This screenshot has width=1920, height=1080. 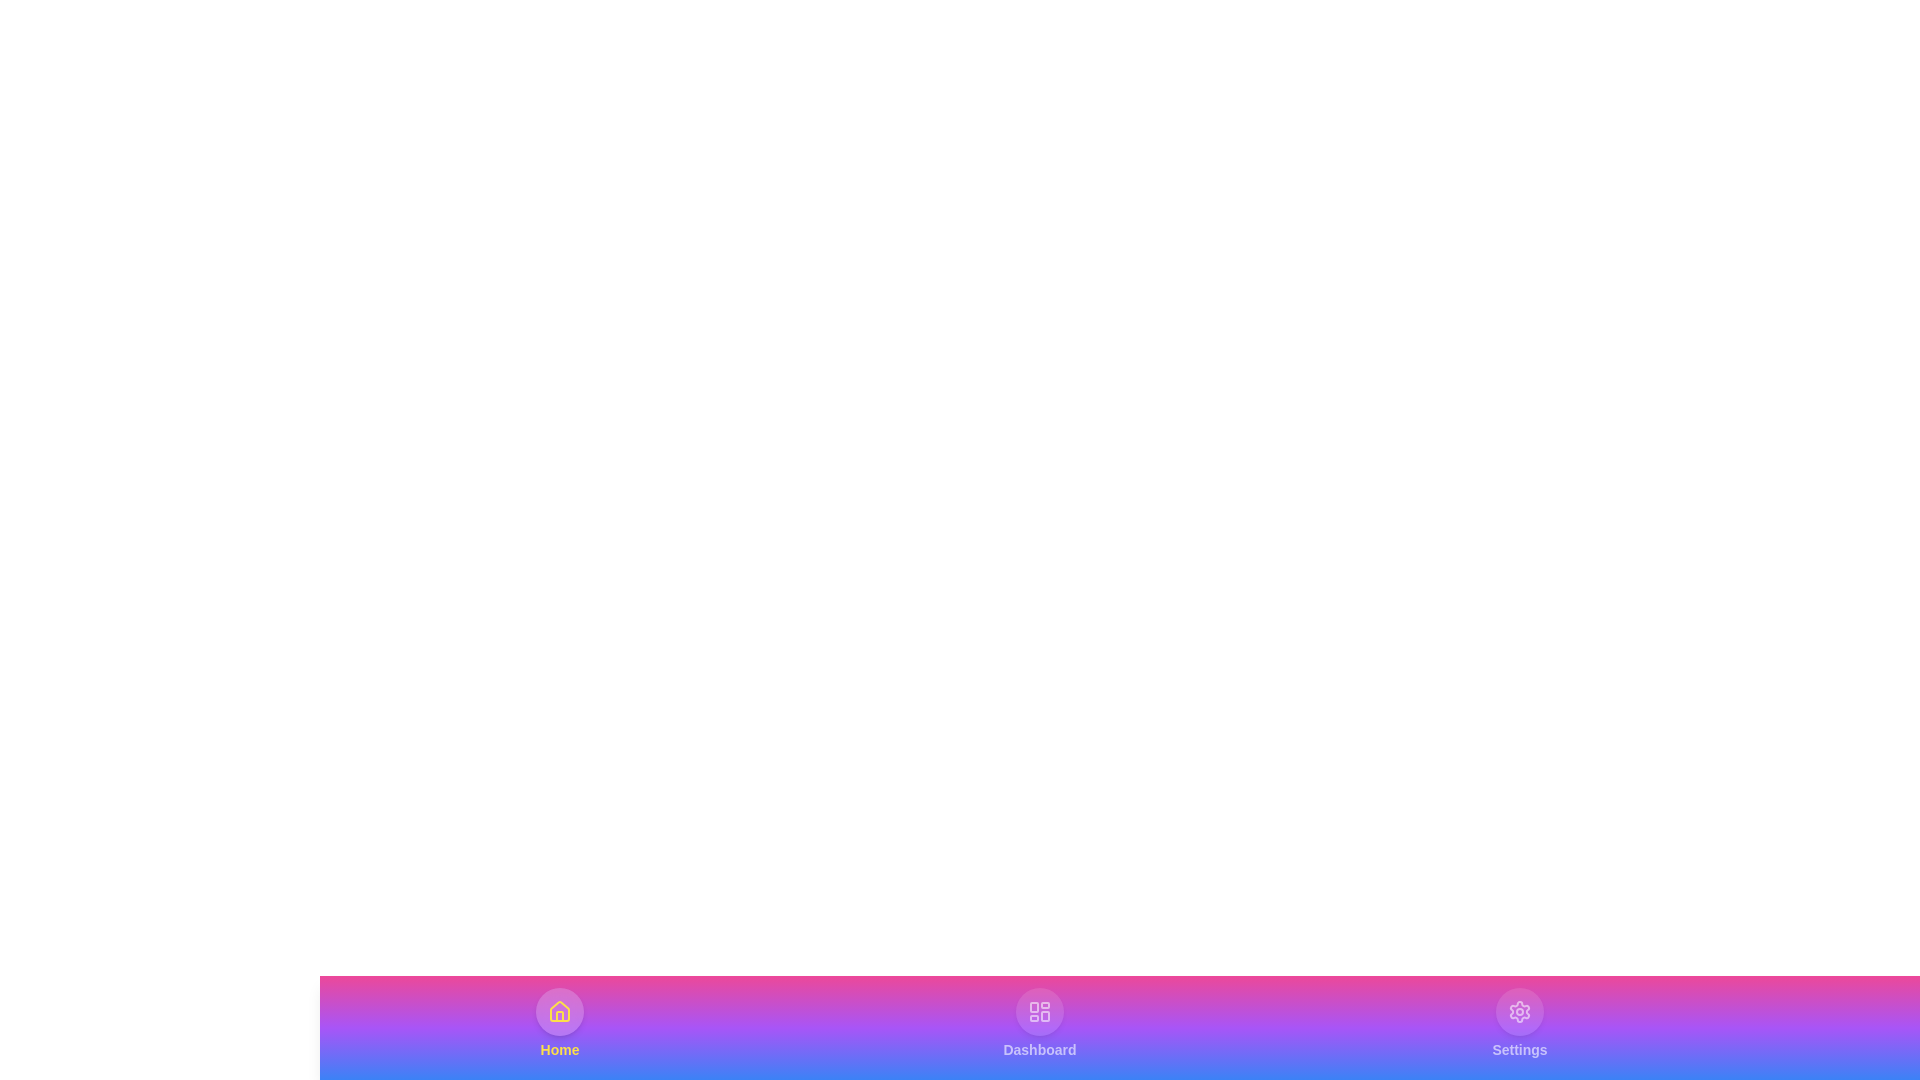 I want to click on the Home button in the bottom navigation bar, so click(x=560, y=1023).